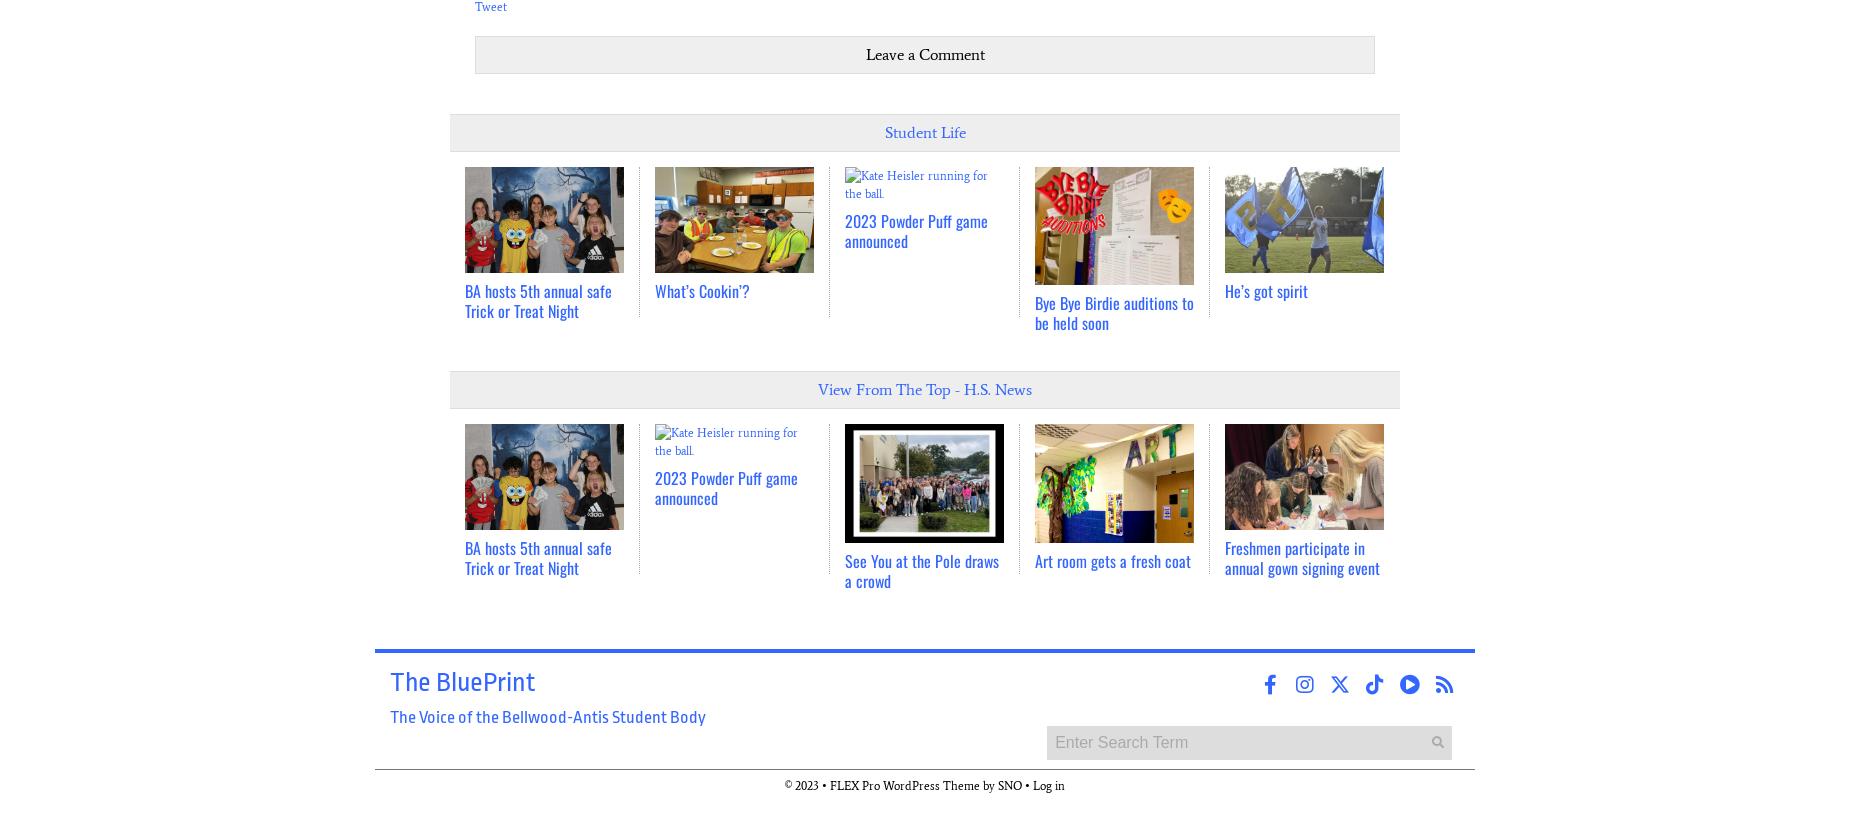  Describe the element at coordinates (925, 389) in the screenshot. I see `'View From The Top - H.S. News'` at that location.